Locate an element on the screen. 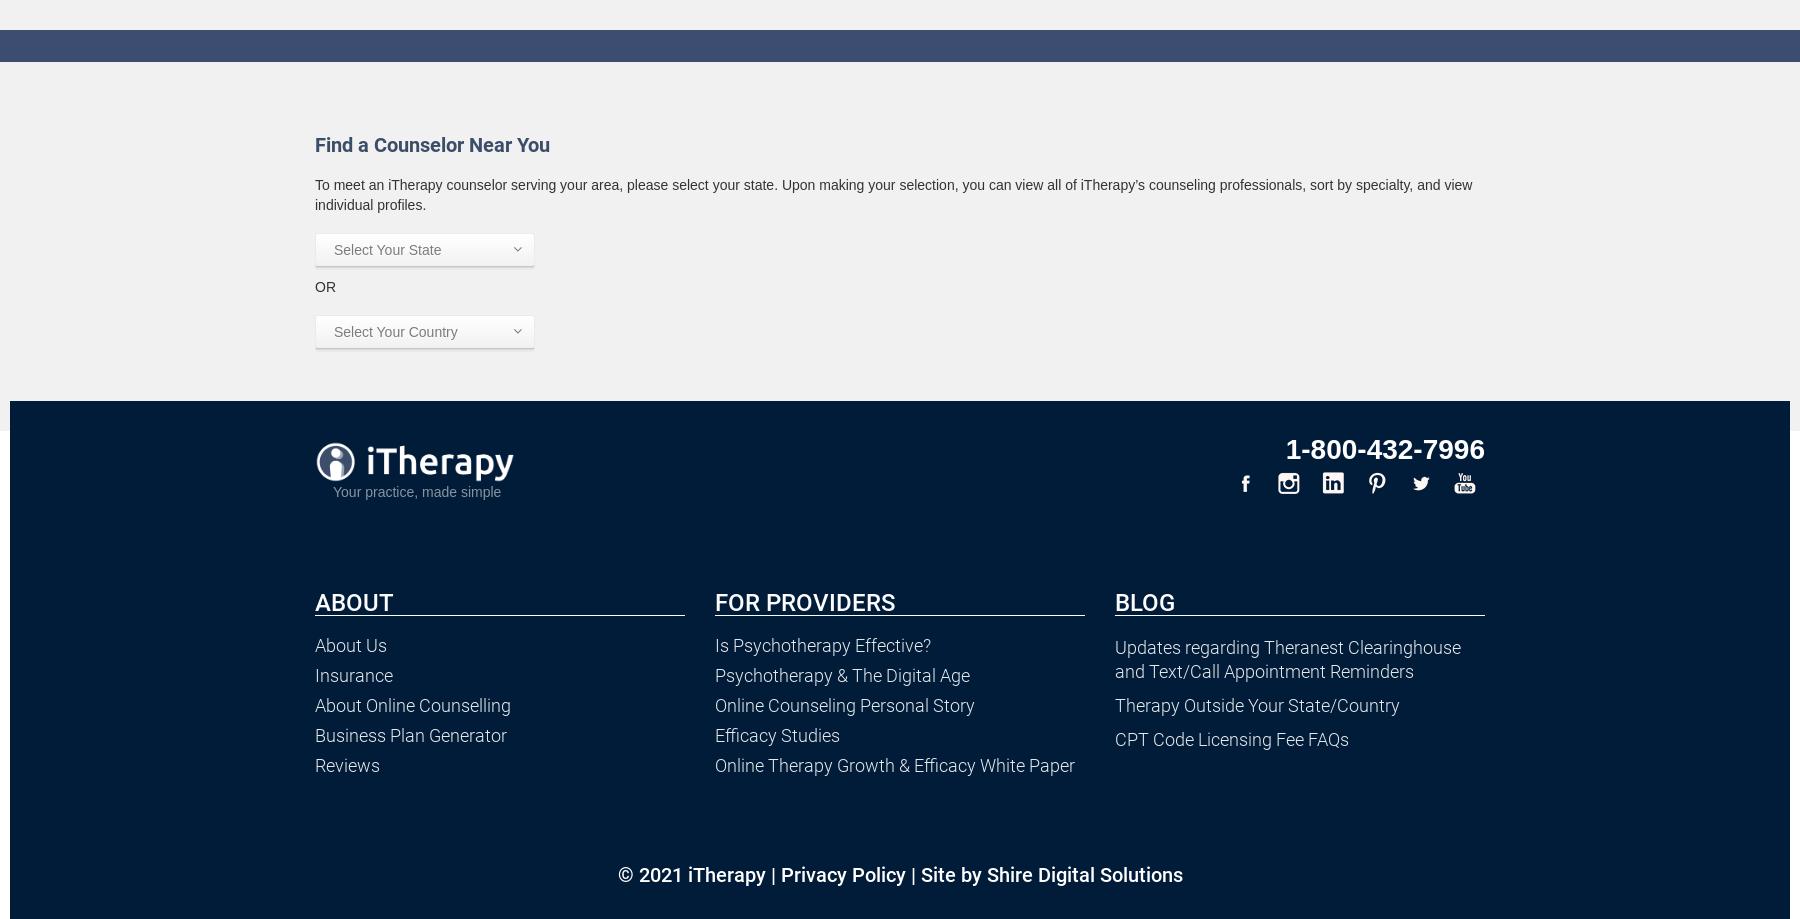 This screenshot has height=919, width=1800. 'Psychotherapy & The Digital Age' is located at coordinates (842, 674).